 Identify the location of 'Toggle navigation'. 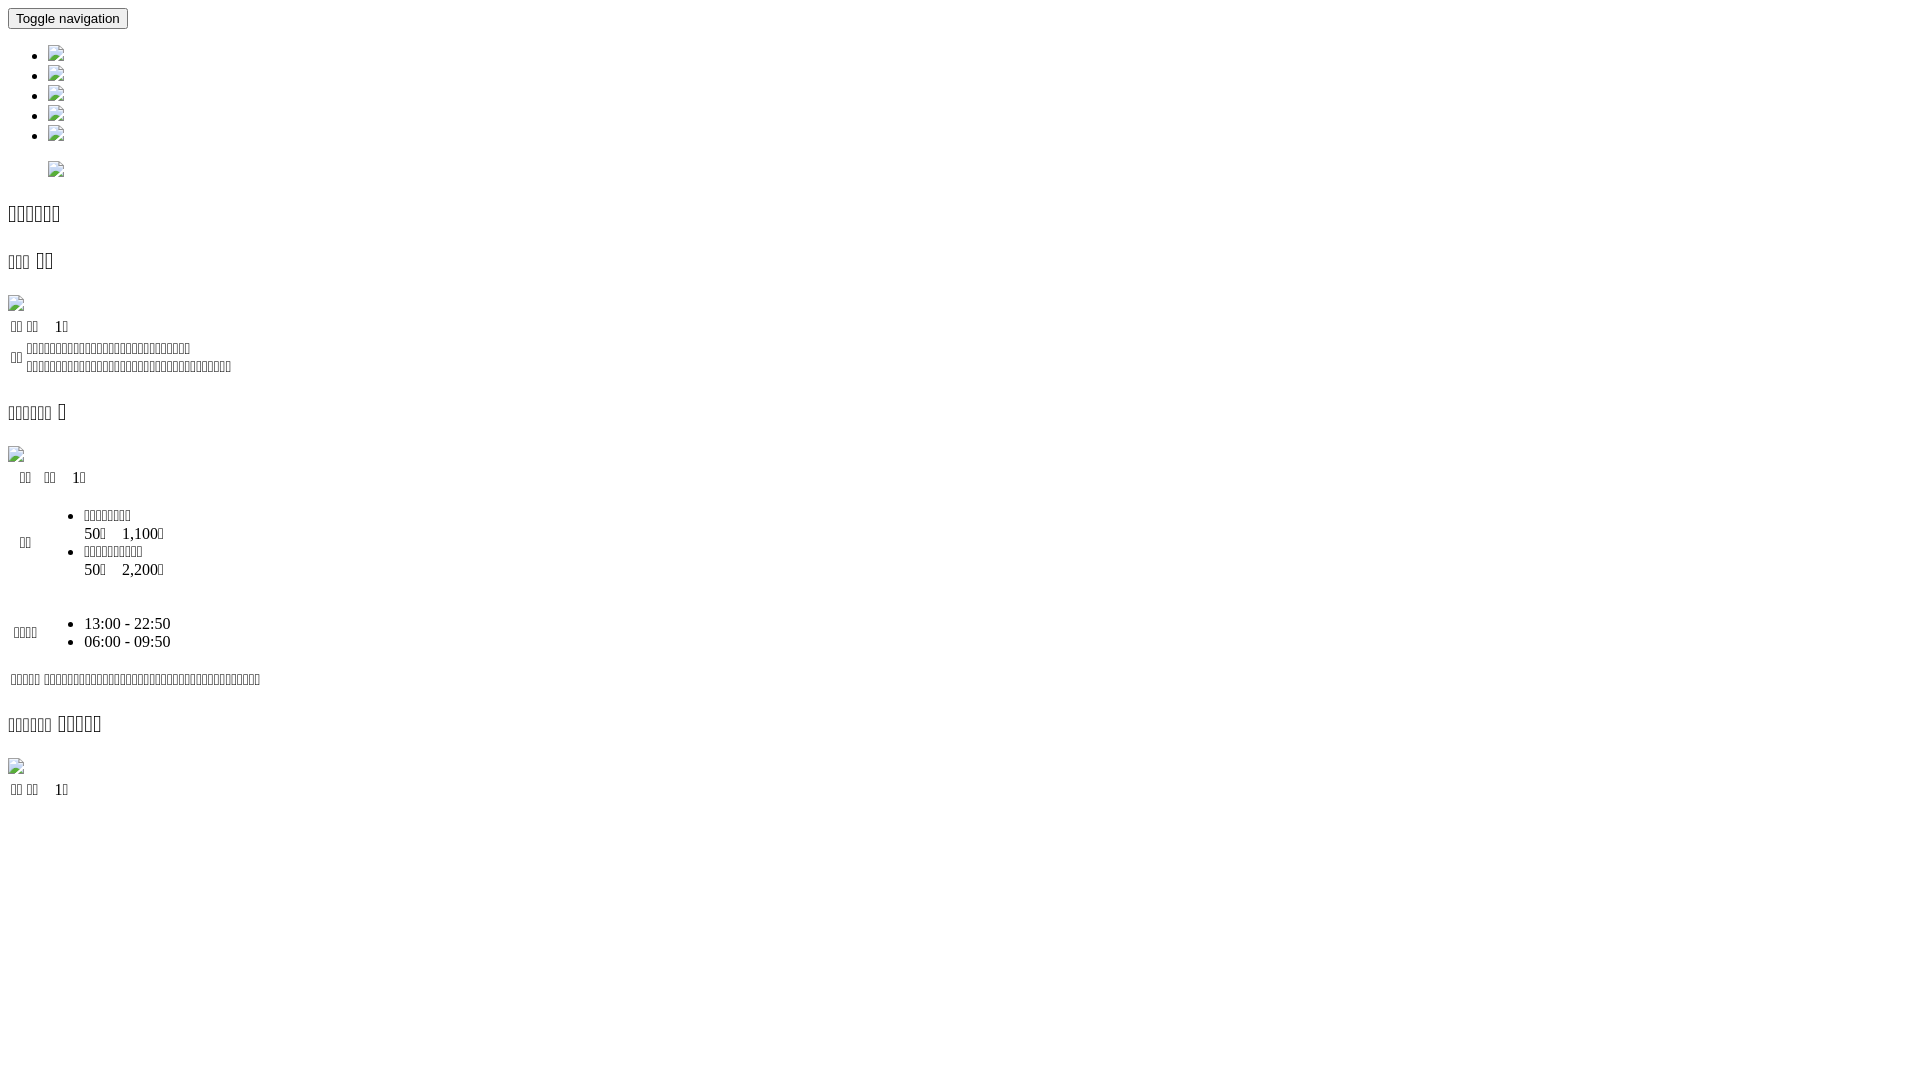
(8, 18).